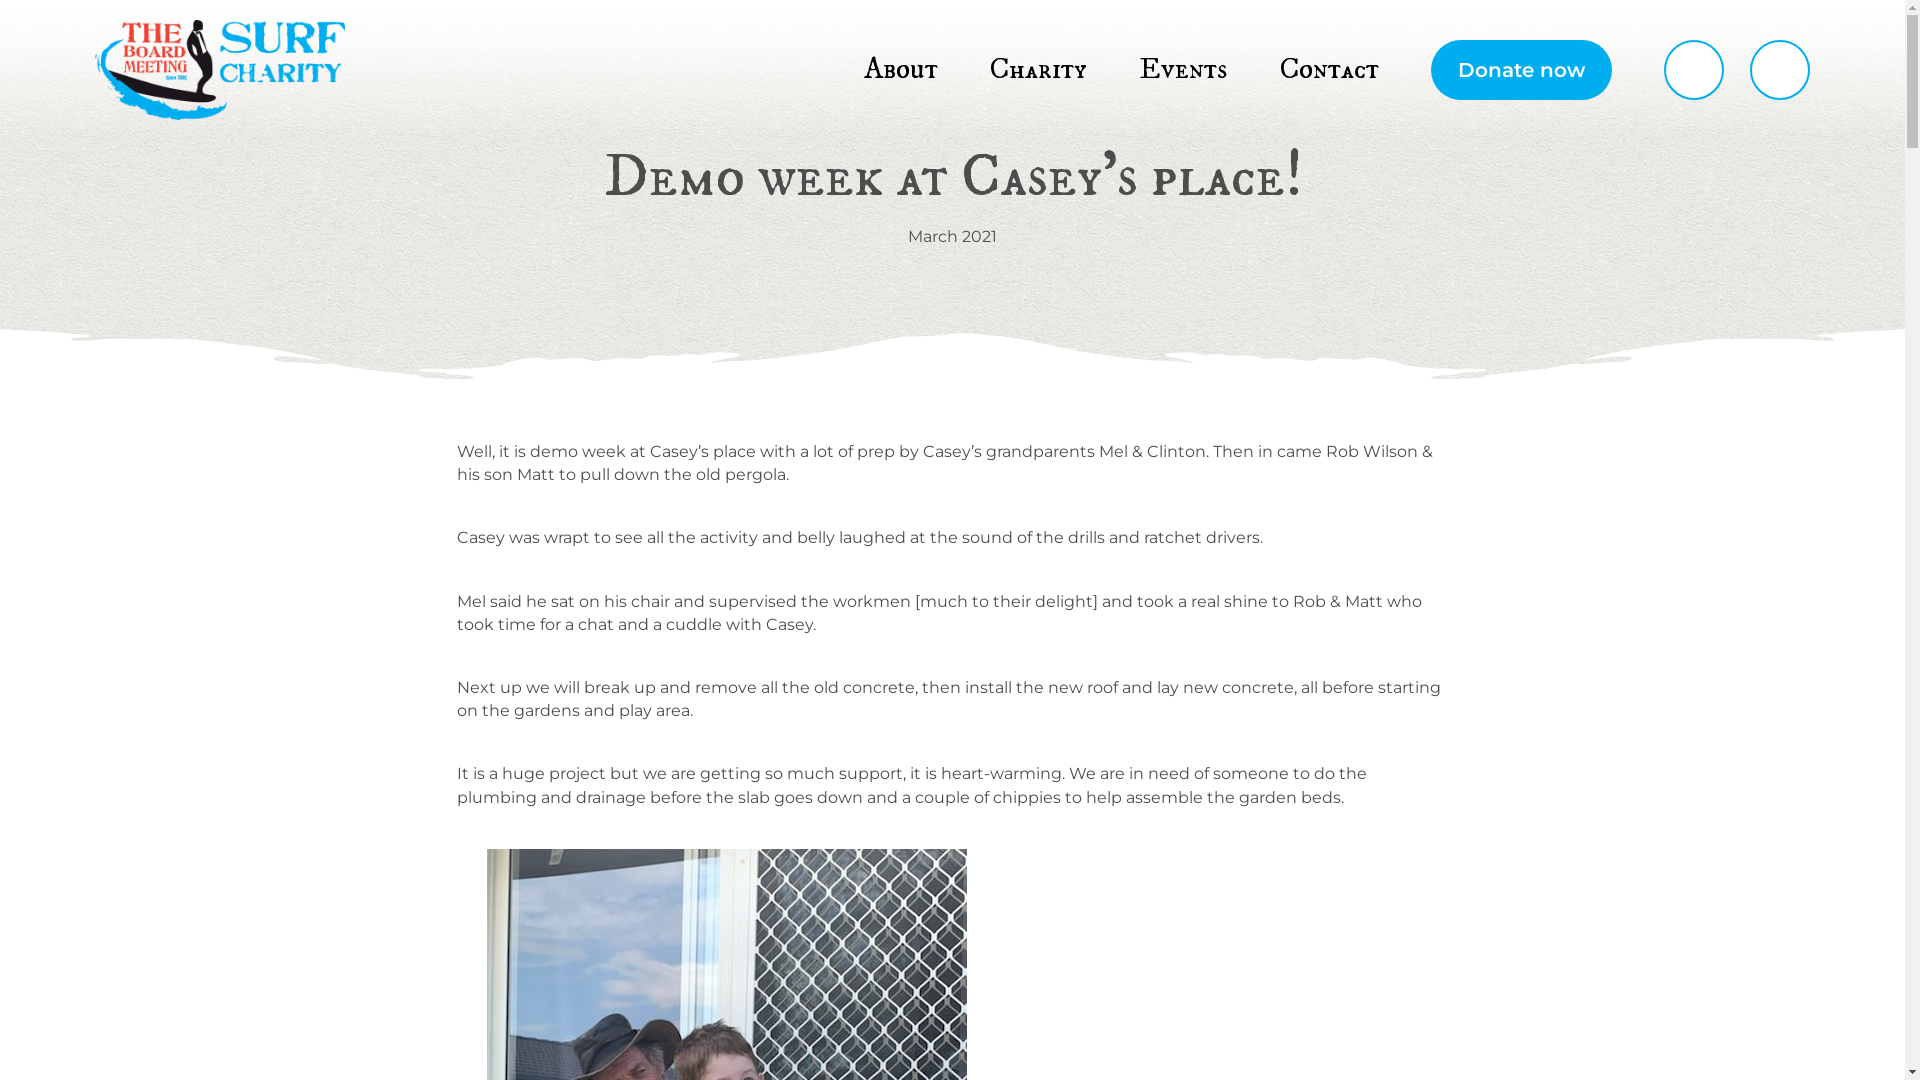 This screenshot has height=1080, width=1920. I want to click on 'About', so click(900, 68).